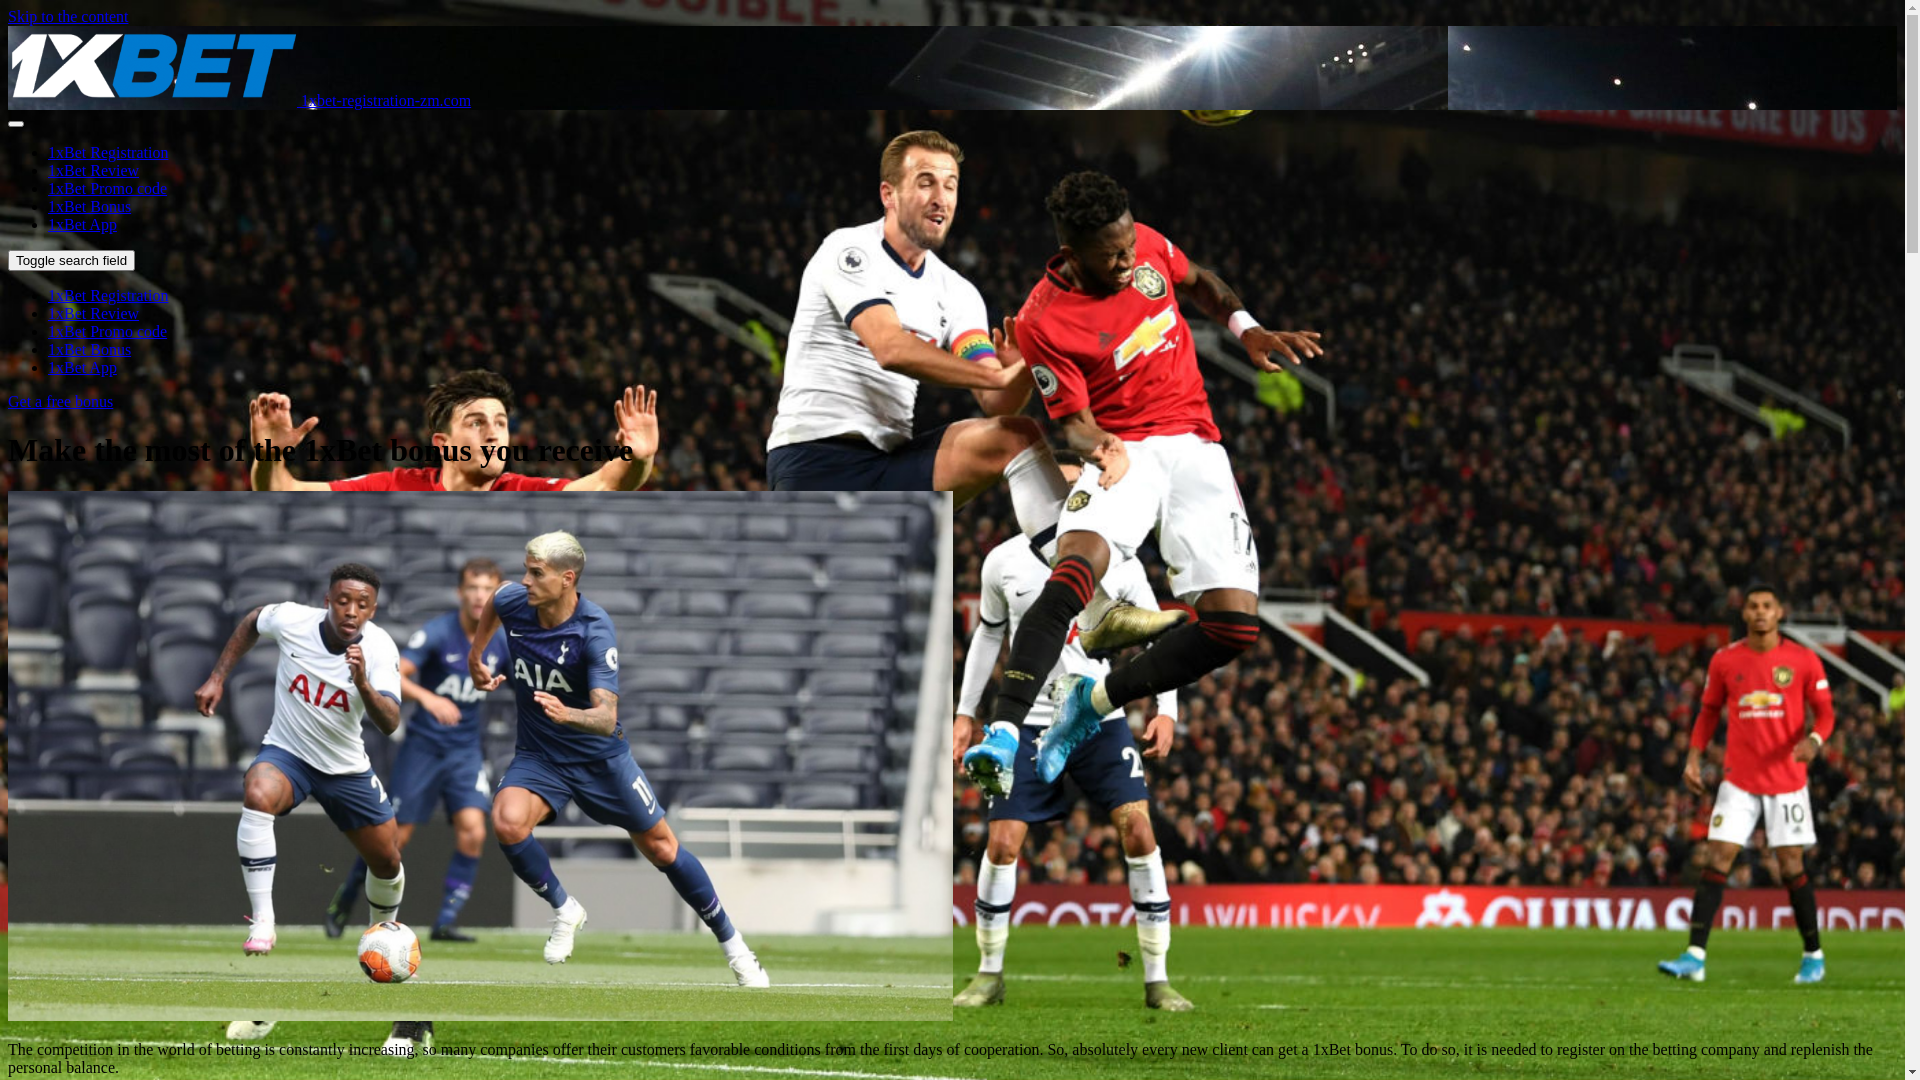  Describe the element at coordinates (8, 401) in the screenshot. I see `'Get a free bonus'` at that location.